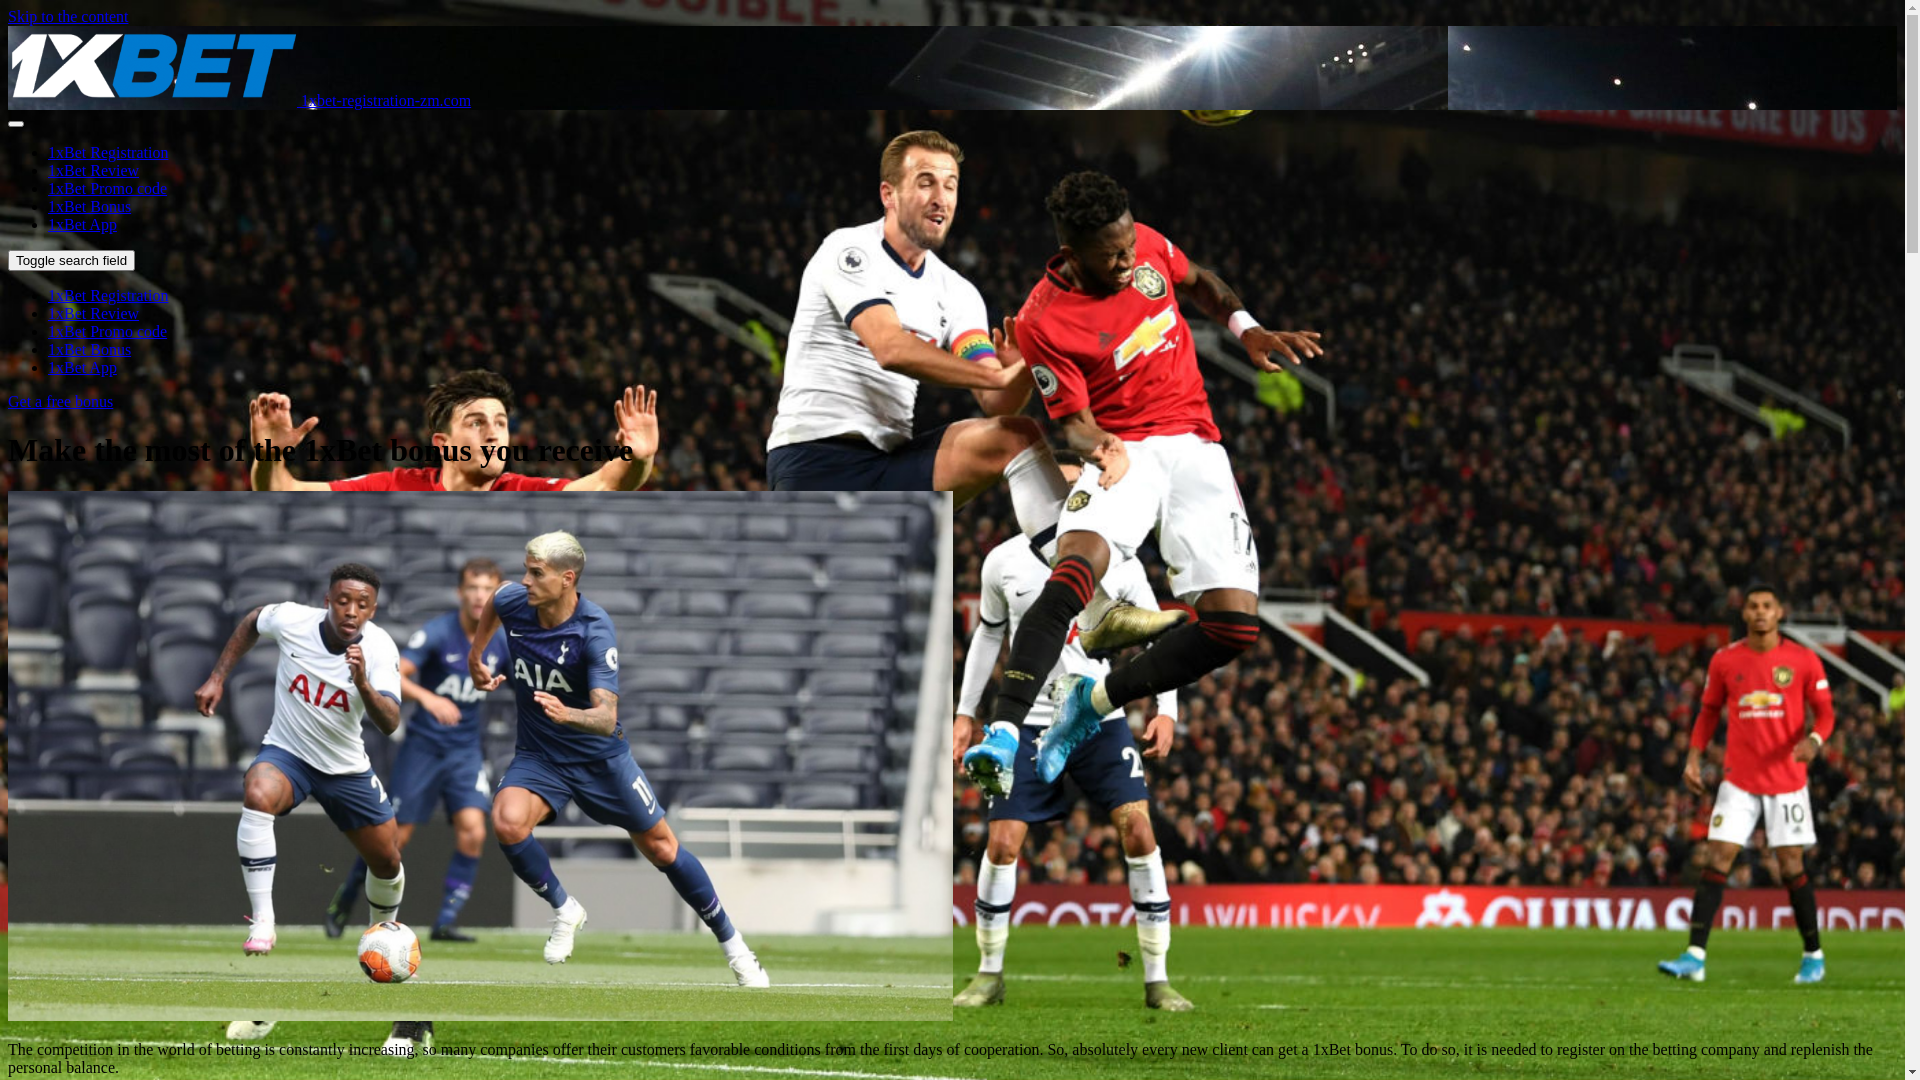  Describe the element at coordinates (8, 401) in the screenshot. I see `'Get a free bonus'` at that location.